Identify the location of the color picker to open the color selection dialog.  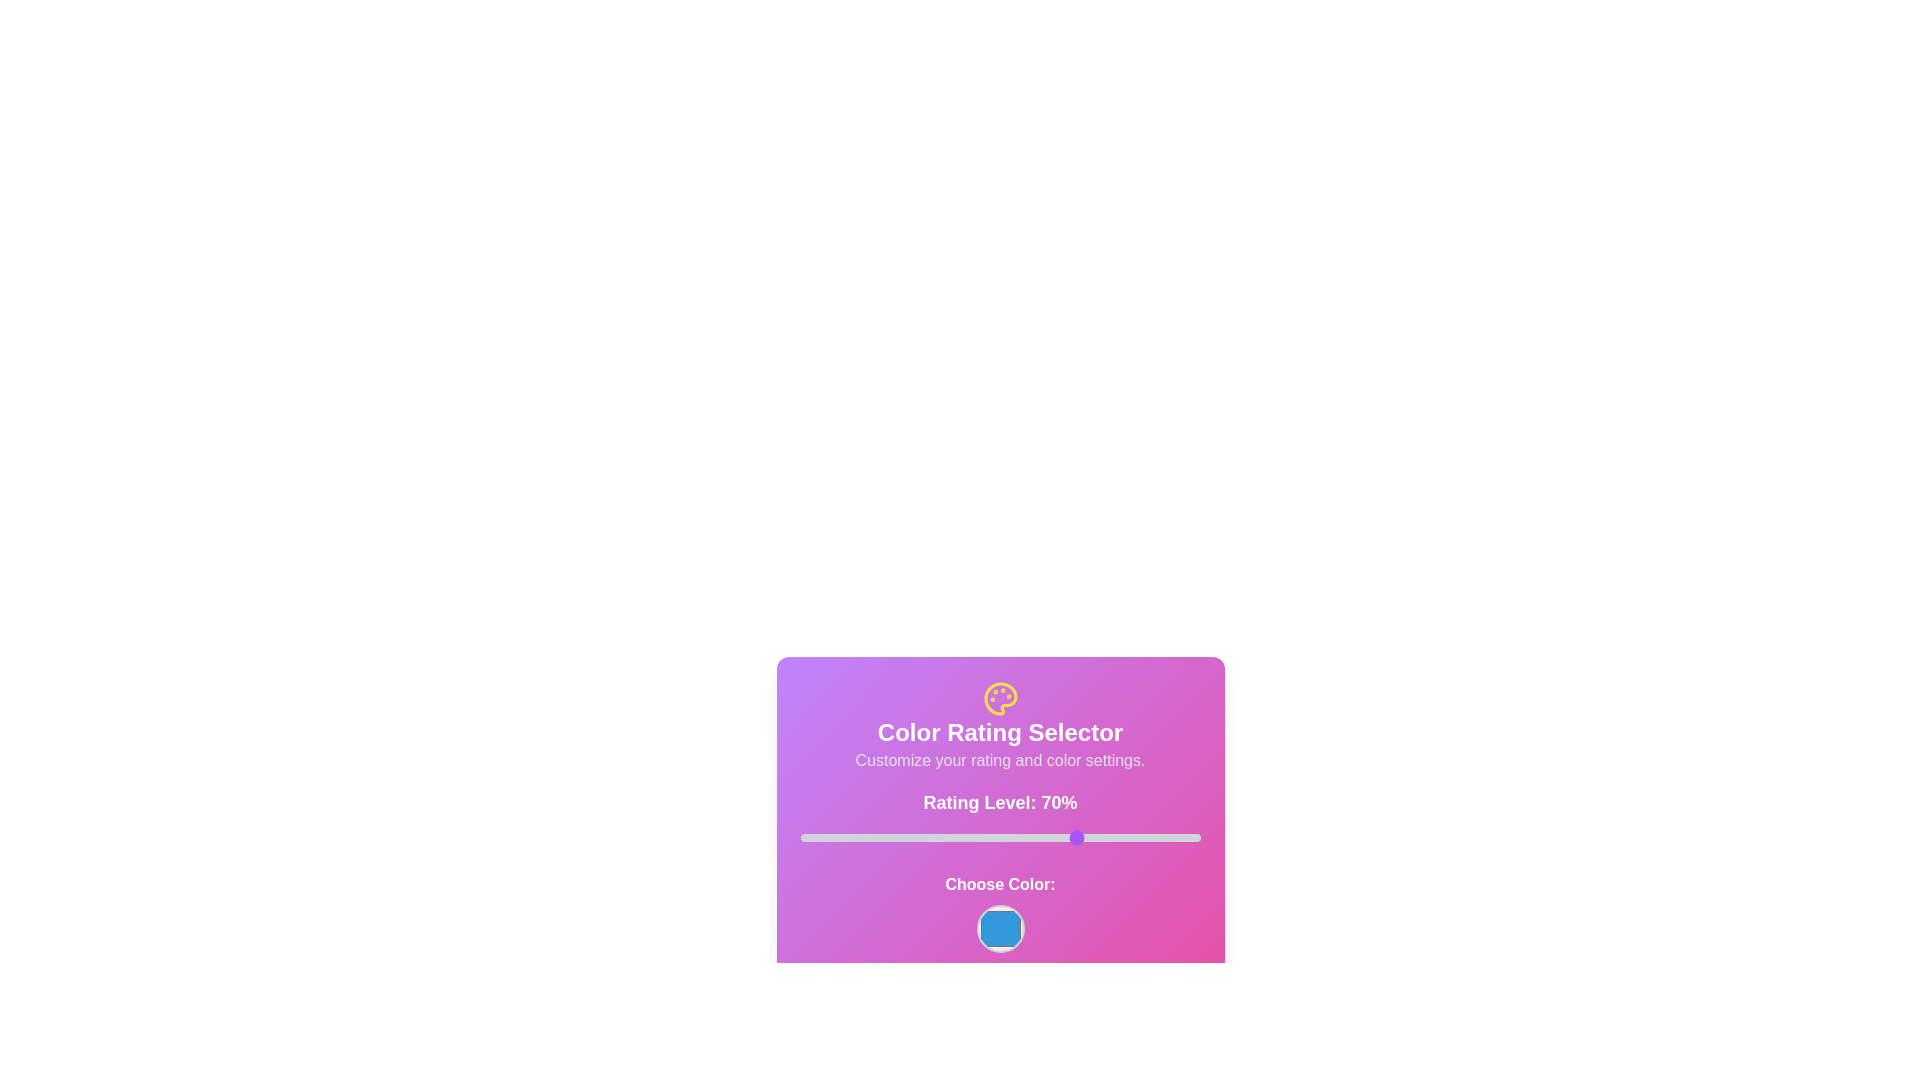
(1000, 929).